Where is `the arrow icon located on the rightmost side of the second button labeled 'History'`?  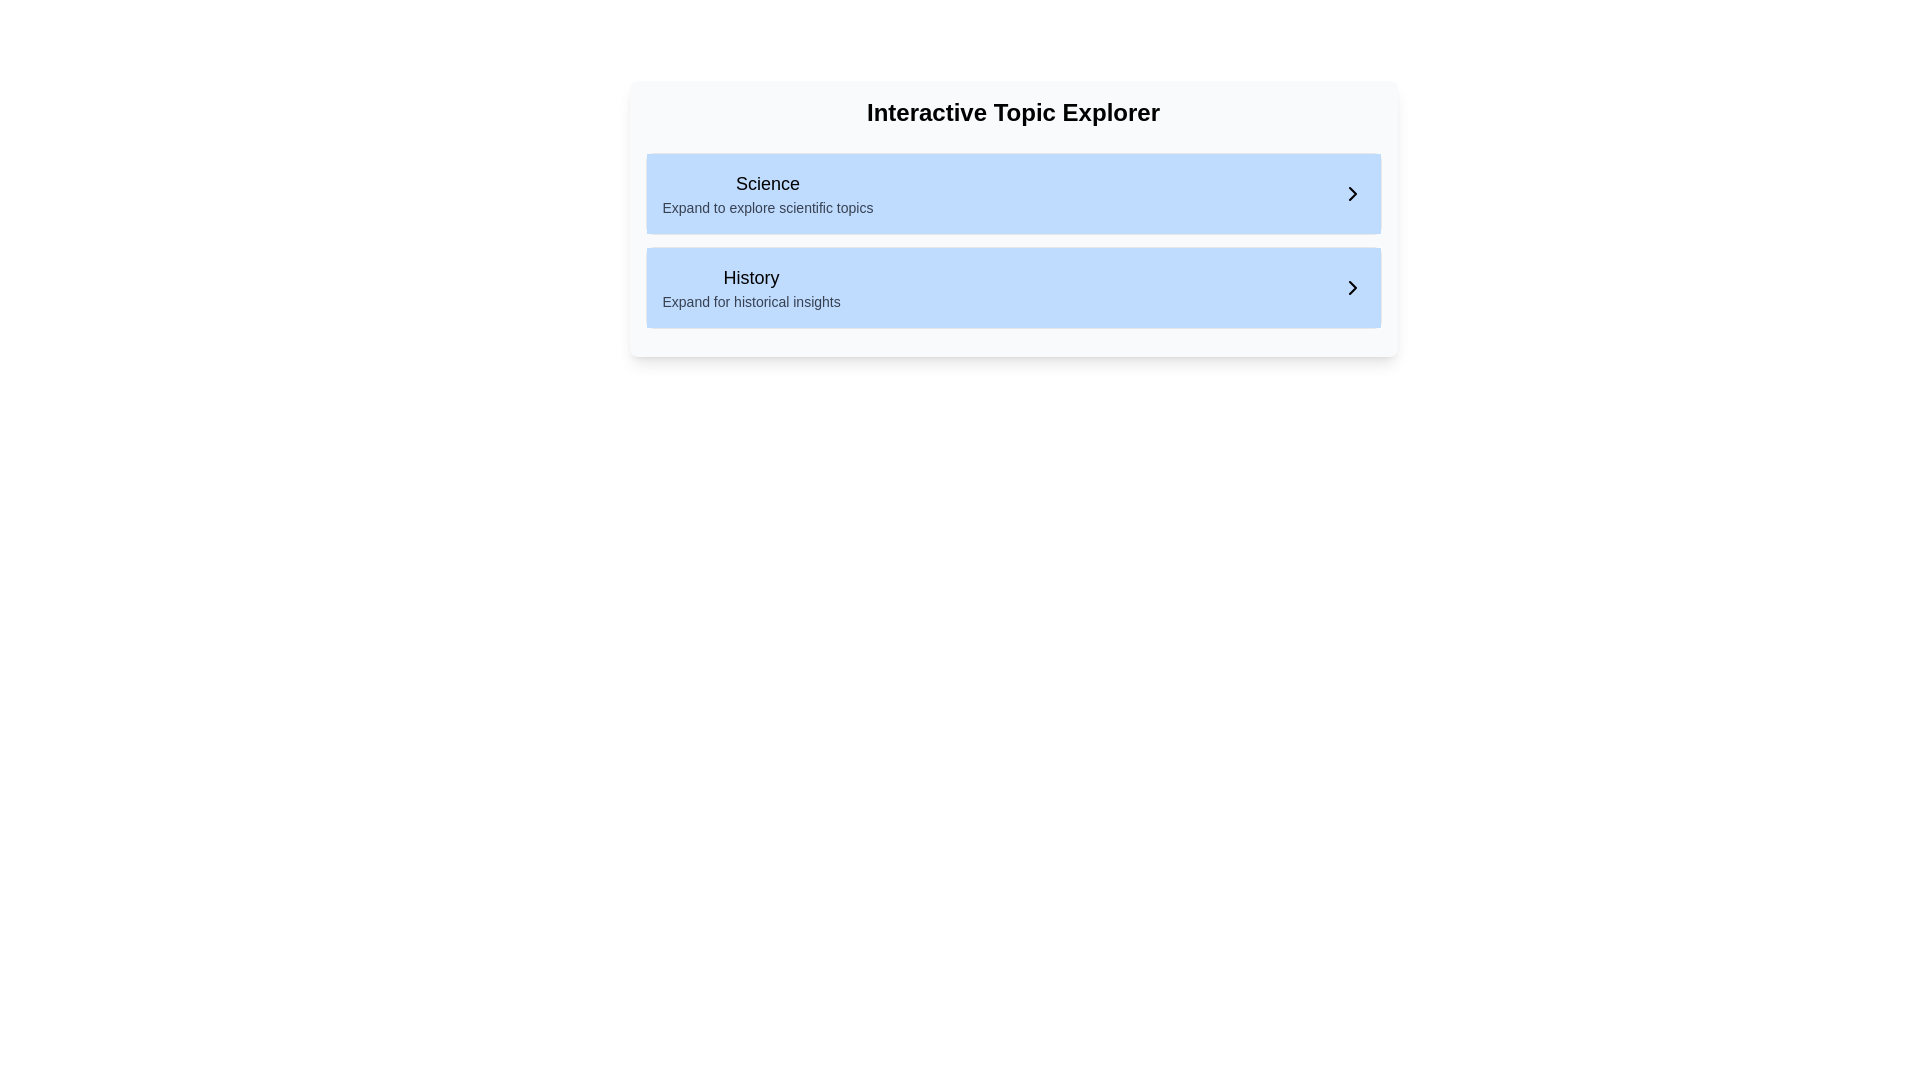
the arrow icon located on the rightmost side of the second button labeled 'History' is located at coordinates (1352, 288).